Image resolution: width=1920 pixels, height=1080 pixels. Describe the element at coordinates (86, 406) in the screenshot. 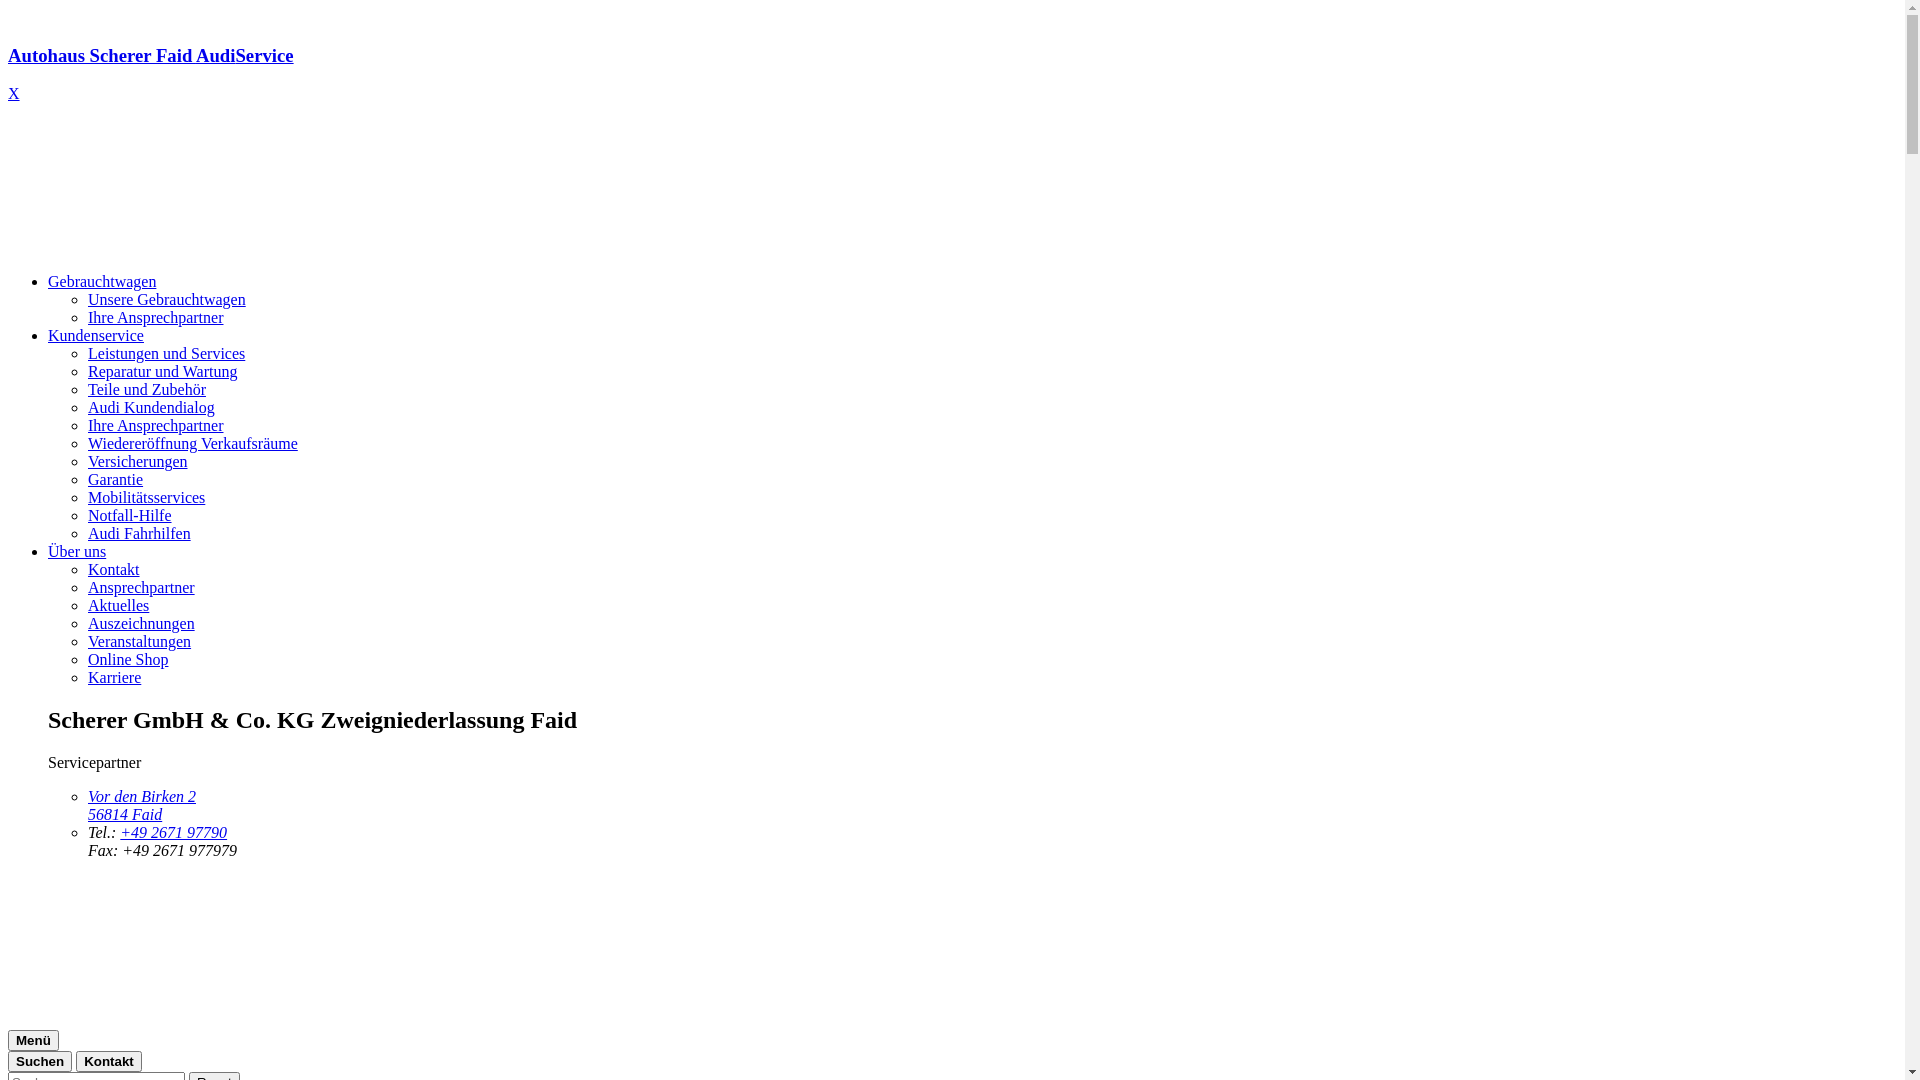

I see `'Audi Kundendialog'` at that location.